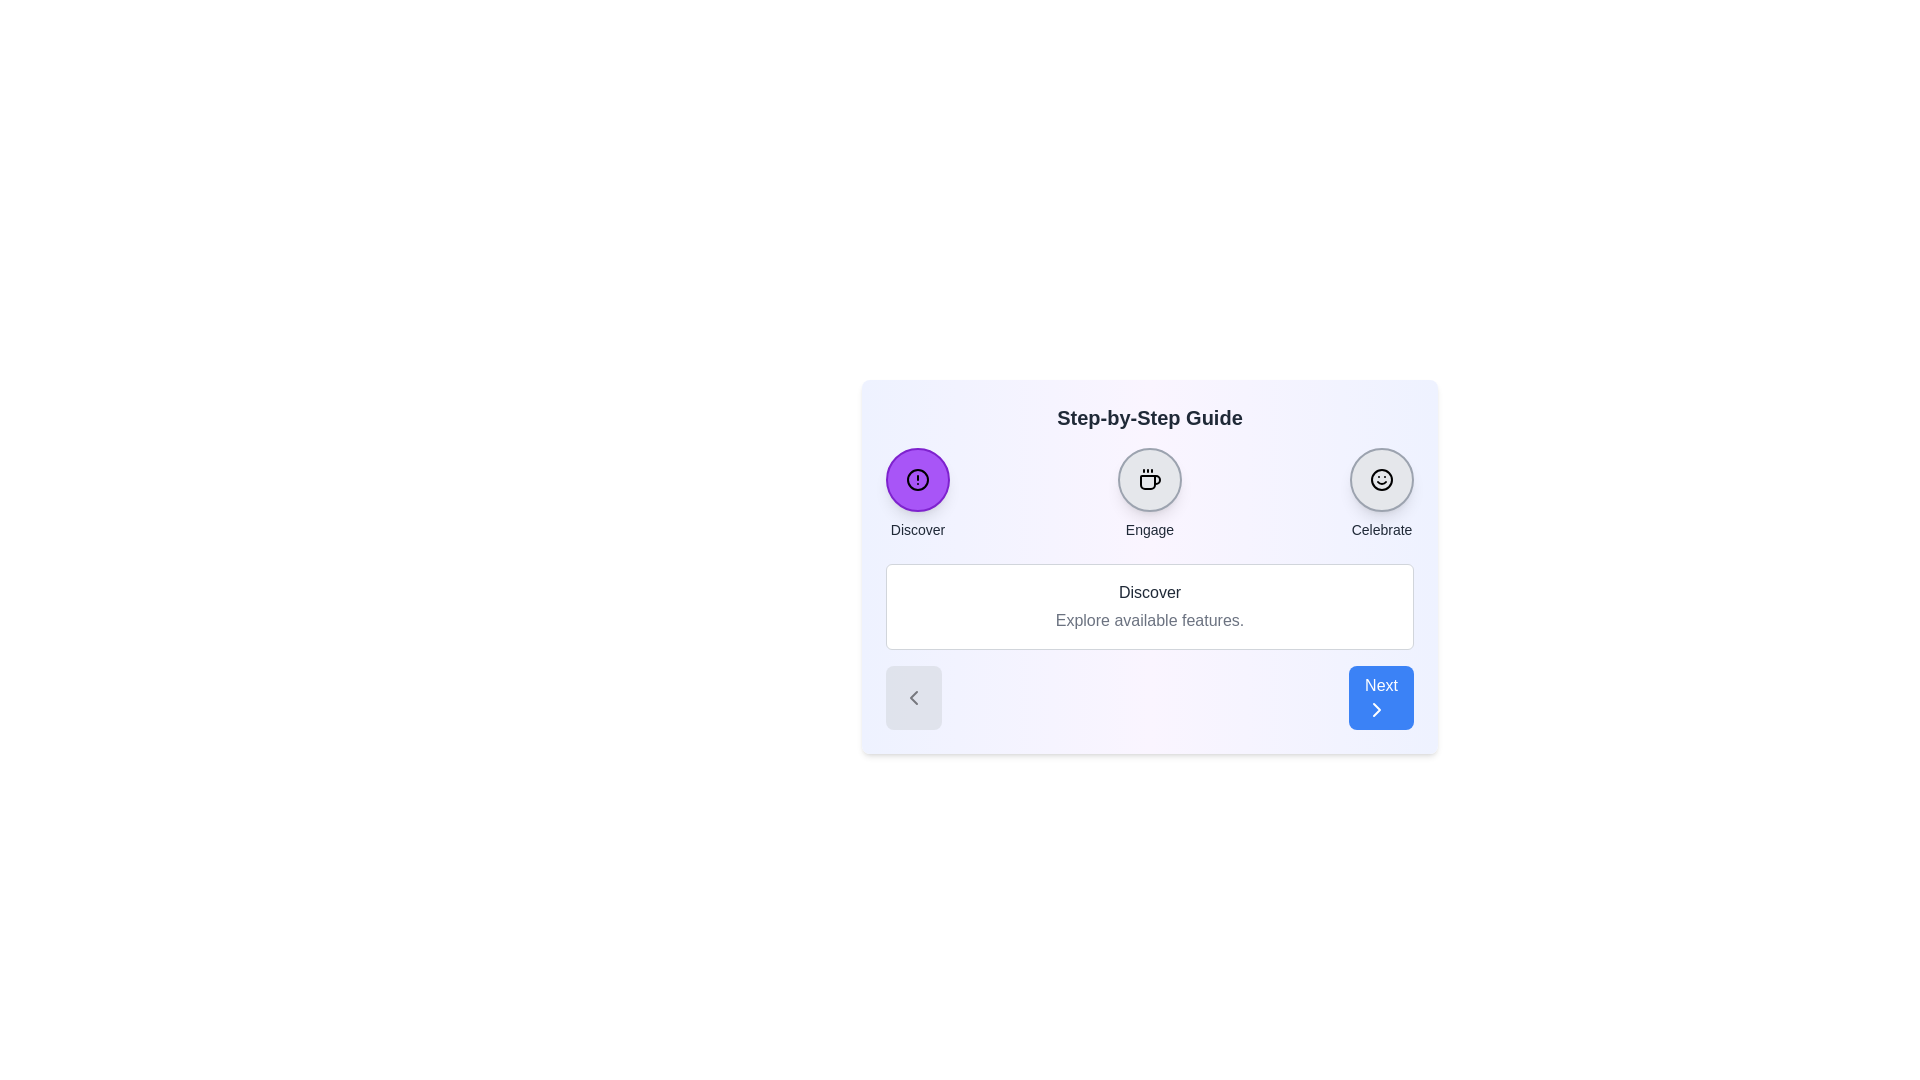  I want to click on the 'Engage' button, which features a circular coffee icon and the label 'Engage' below it, so click(1150, 493).